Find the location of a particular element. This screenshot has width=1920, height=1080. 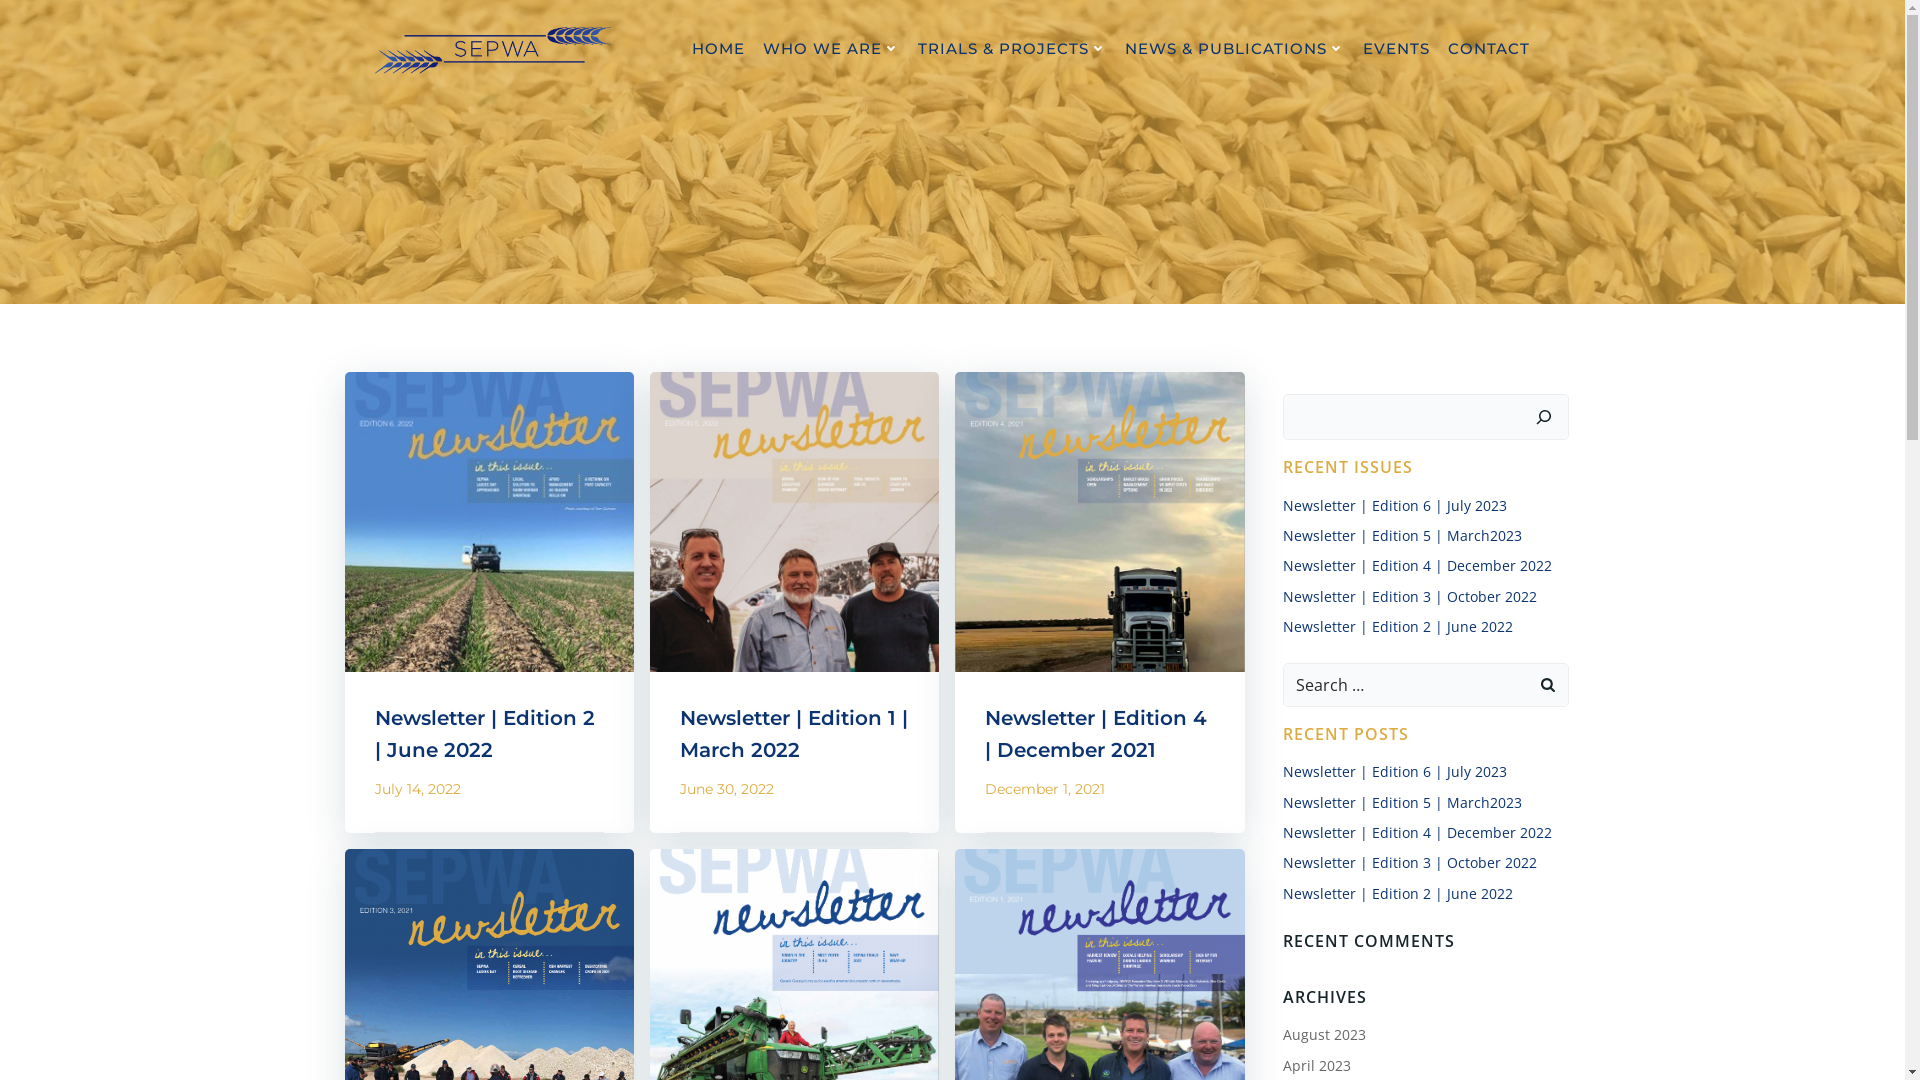

'NEWS & PUBLICATIONS' is located at coordinates (1232, 48).